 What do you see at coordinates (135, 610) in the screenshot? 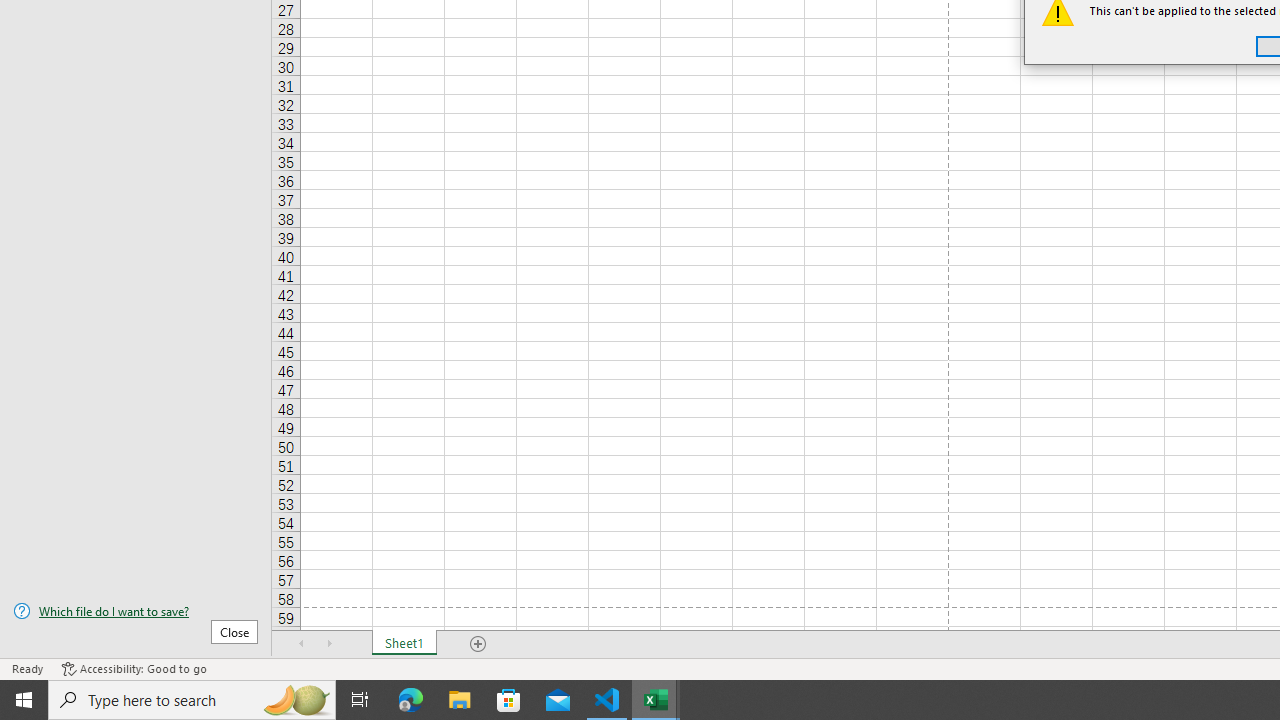
I see `'Which file do I want to save?'` at bounding box center [135, 610].